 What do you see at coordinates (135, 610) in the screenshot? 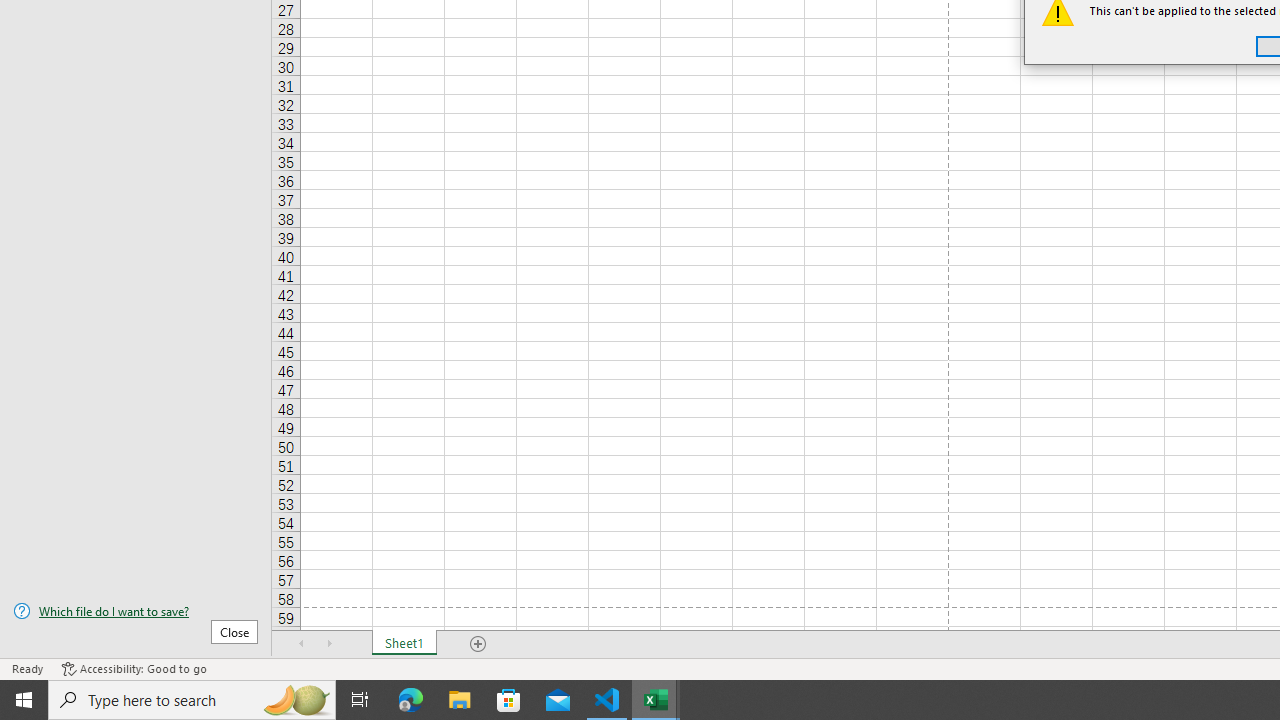
I see `'Which file do I want to save?'` at bounding box center [135, 610].